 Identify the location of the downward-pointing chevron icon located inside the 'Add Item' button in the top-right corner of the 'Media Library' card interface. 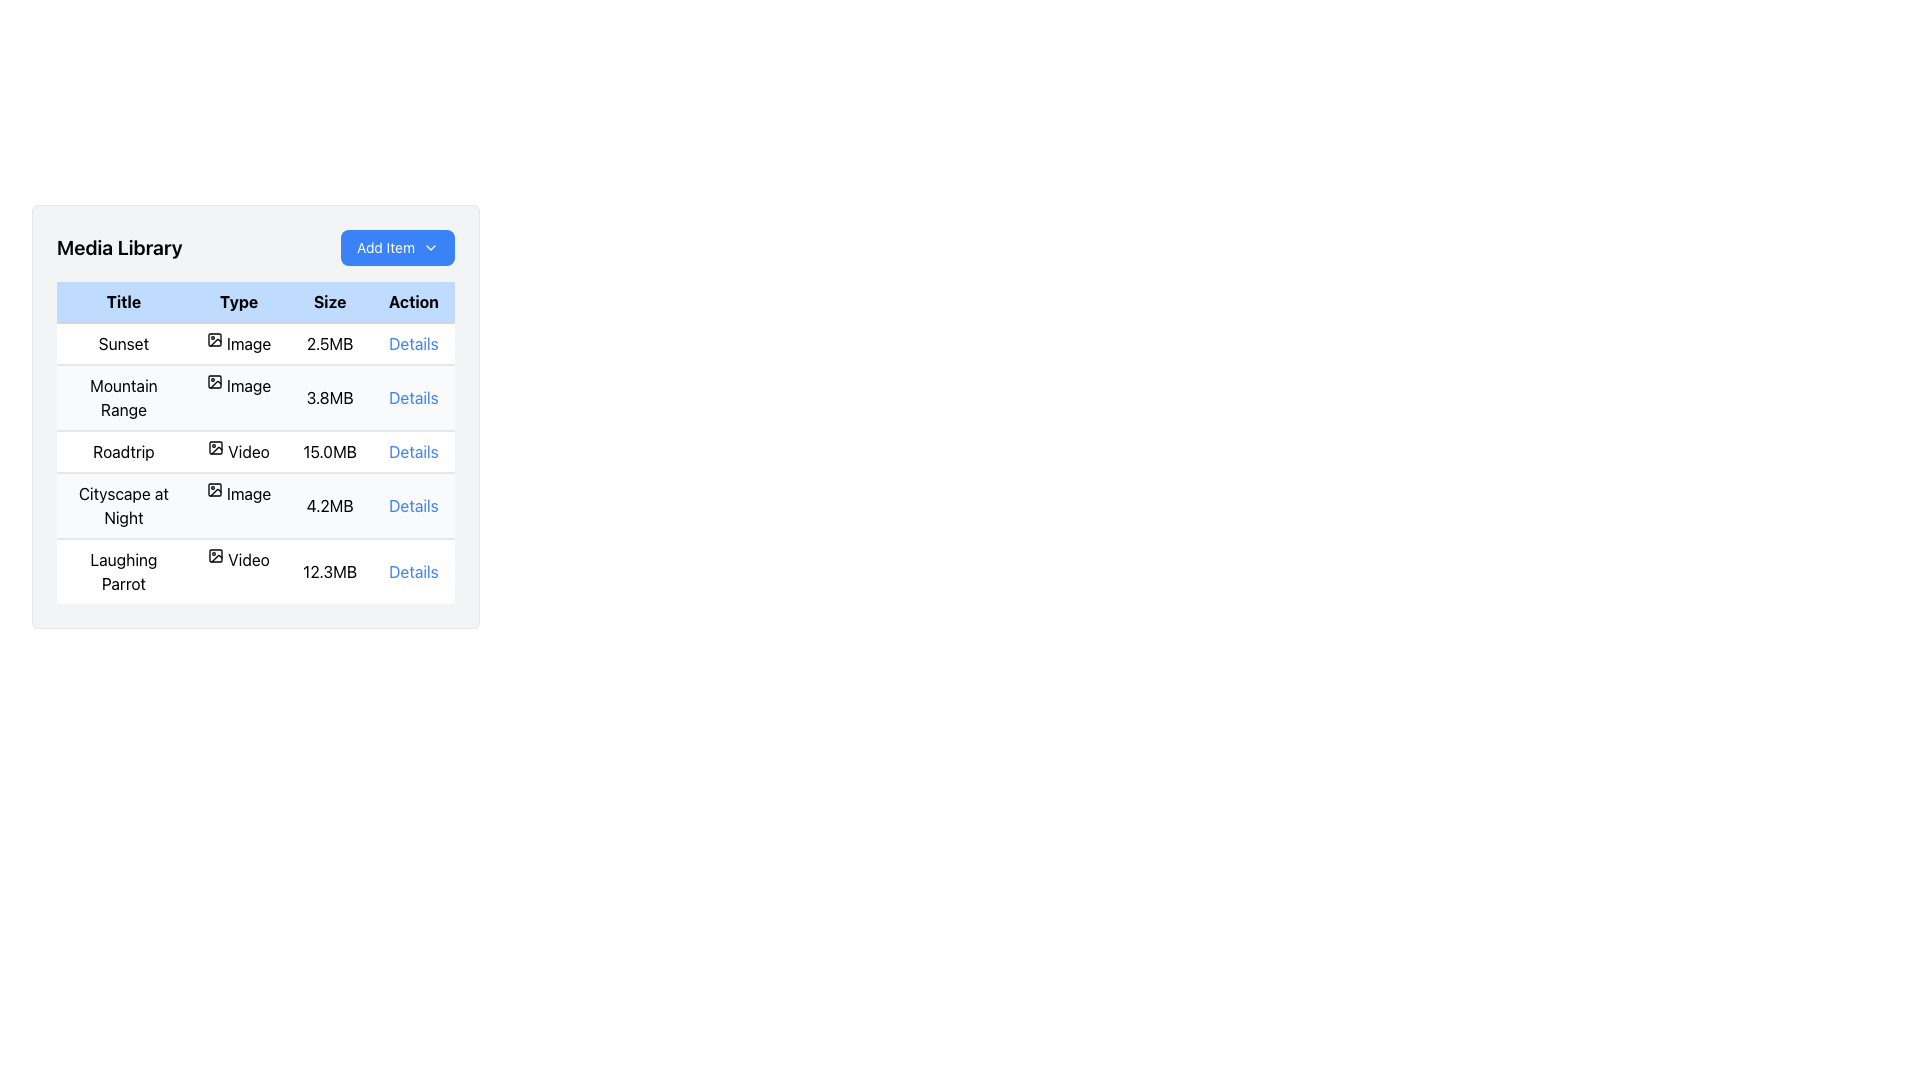
(430, 246).